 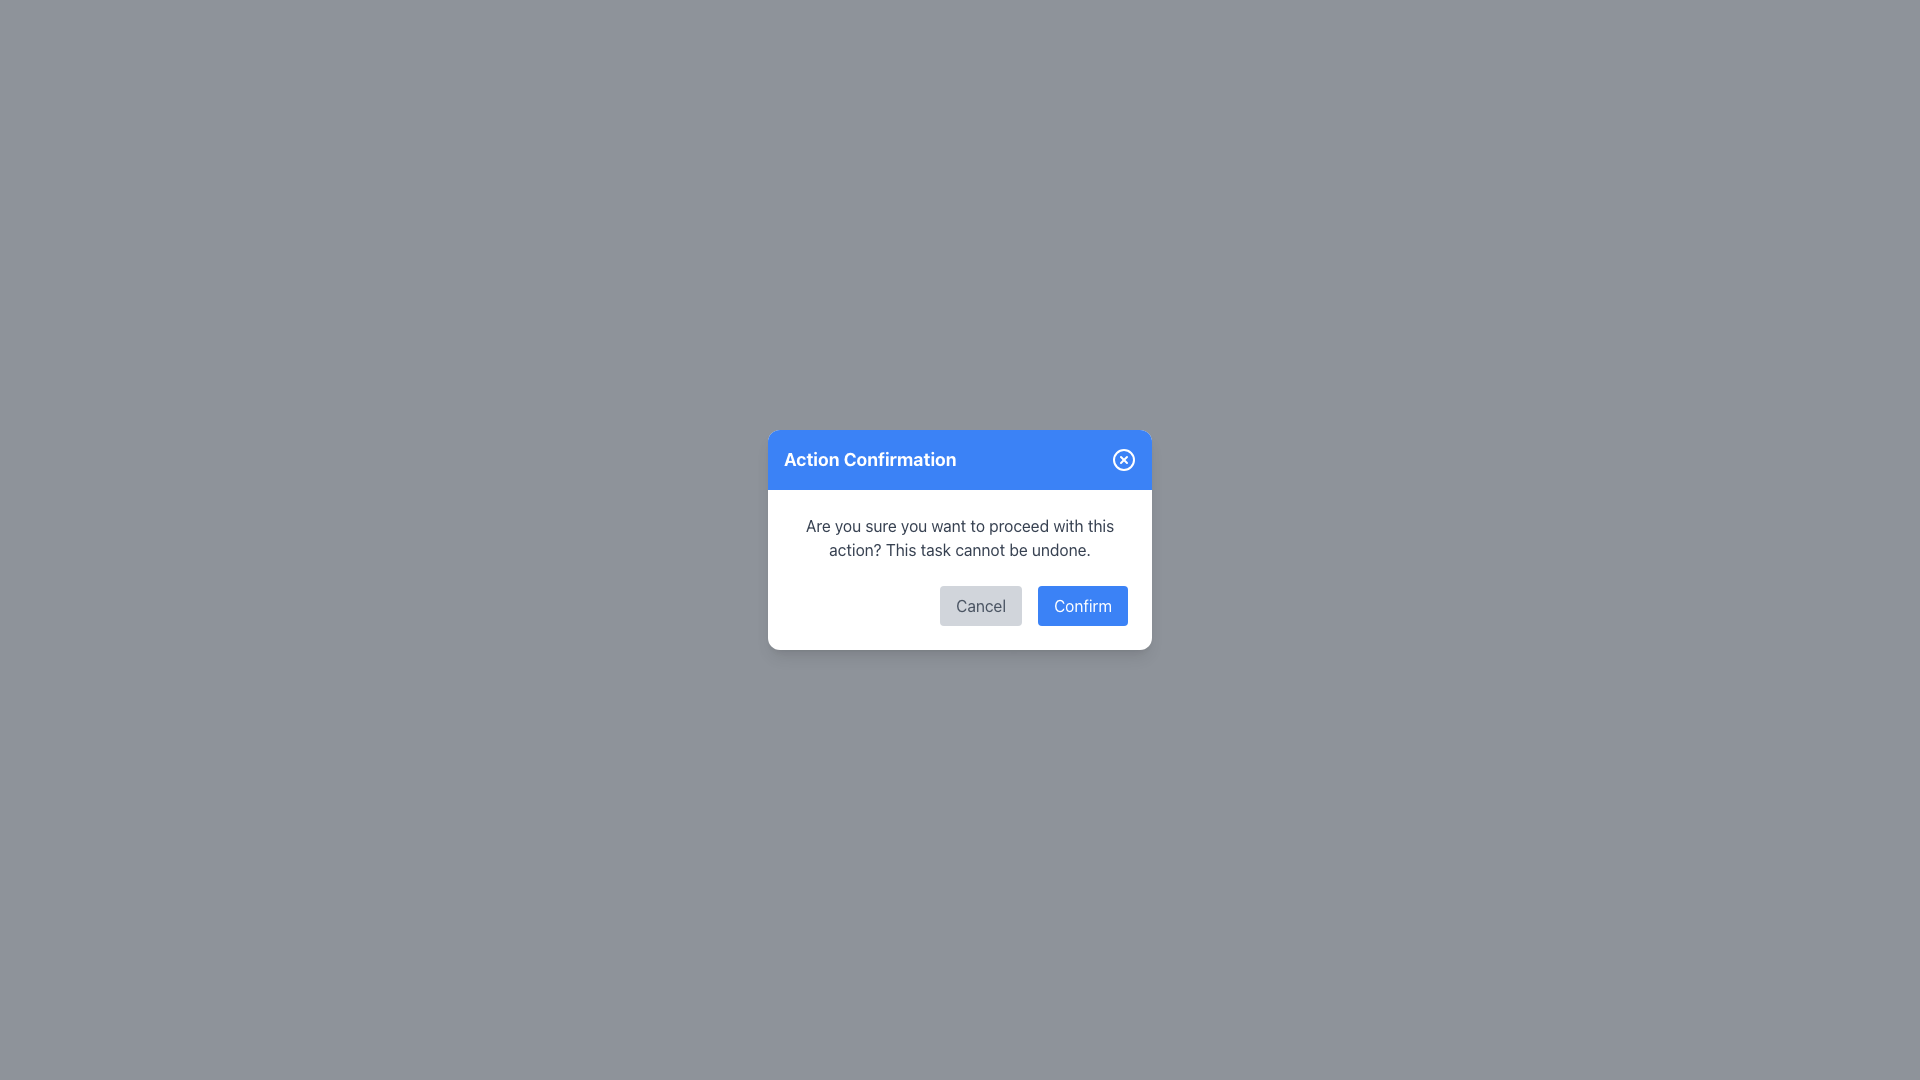 What do you see at coordinates (981, 604) in the screenshot?
I see `the 'Cancel' button, which is a rectangular button with a light gray background located in the footer of a dialog box, positioned to the left of the 'Confirm' button` at bounding box center [981, 604].